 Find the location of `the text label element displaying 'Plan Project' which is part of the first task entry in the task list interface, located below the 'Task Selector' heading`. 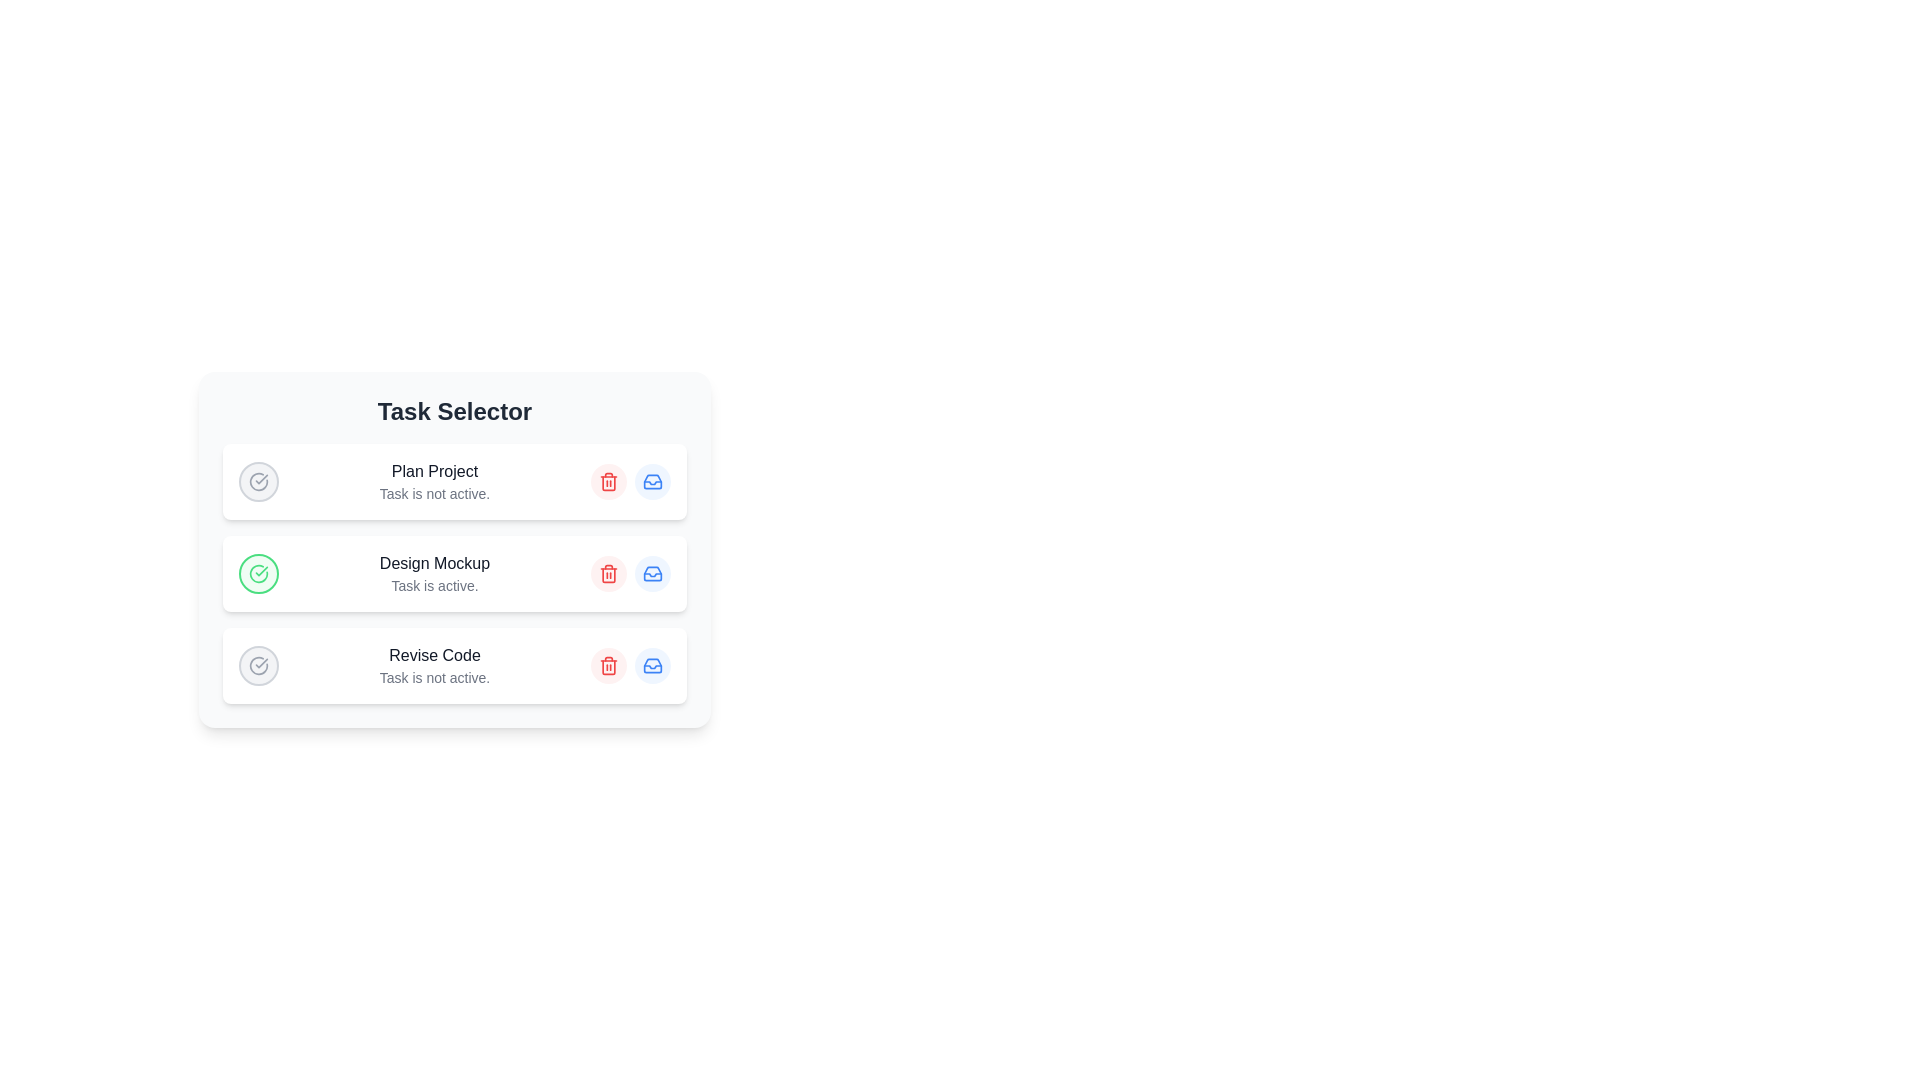

the text label element displaying 'Plan Project' which is part of the first task entry in the task list interface, located below the 'Task Selector' heading is located at coordinates (434, 471).